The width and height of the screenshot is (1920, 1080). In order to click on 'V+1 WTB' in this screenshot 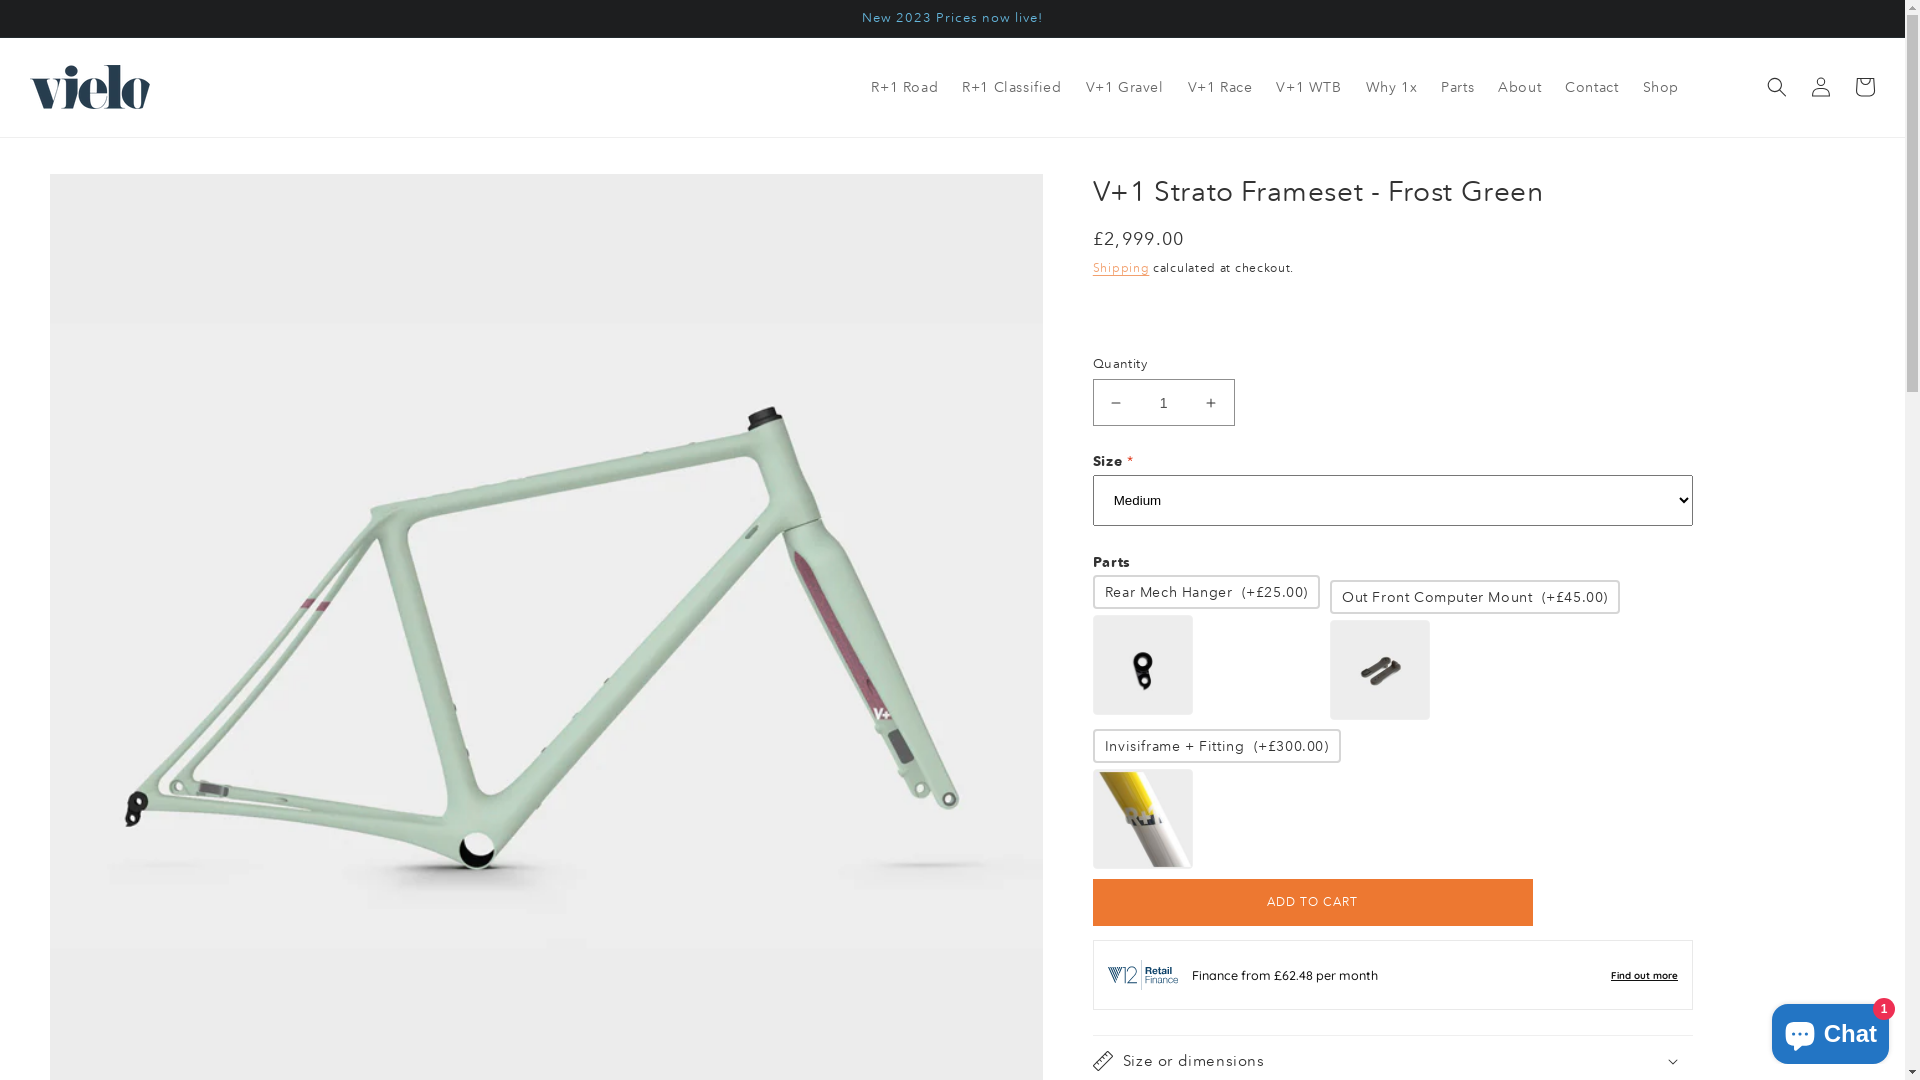, I will do `click(1308, 86)`.